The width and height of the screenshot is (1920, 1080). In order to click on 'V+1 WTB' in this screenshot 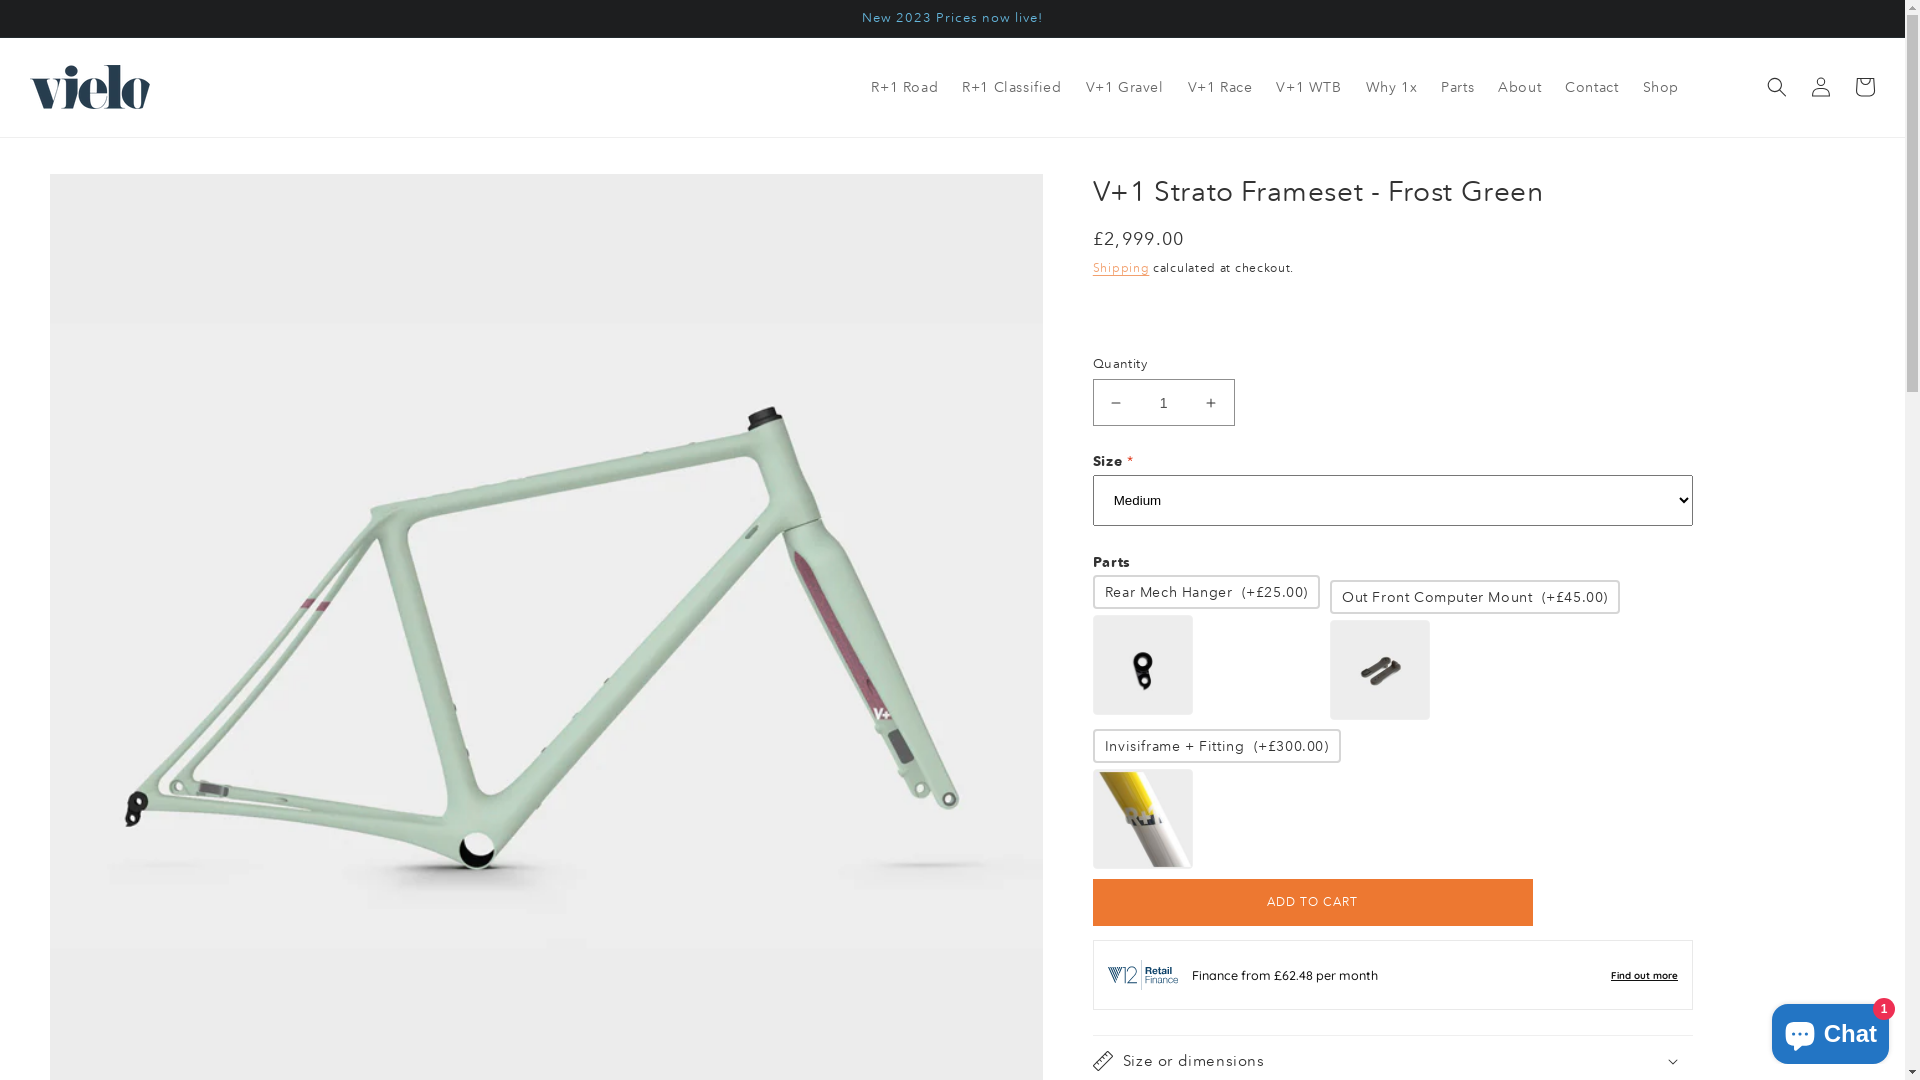, I will do `click(1308, 86)`.